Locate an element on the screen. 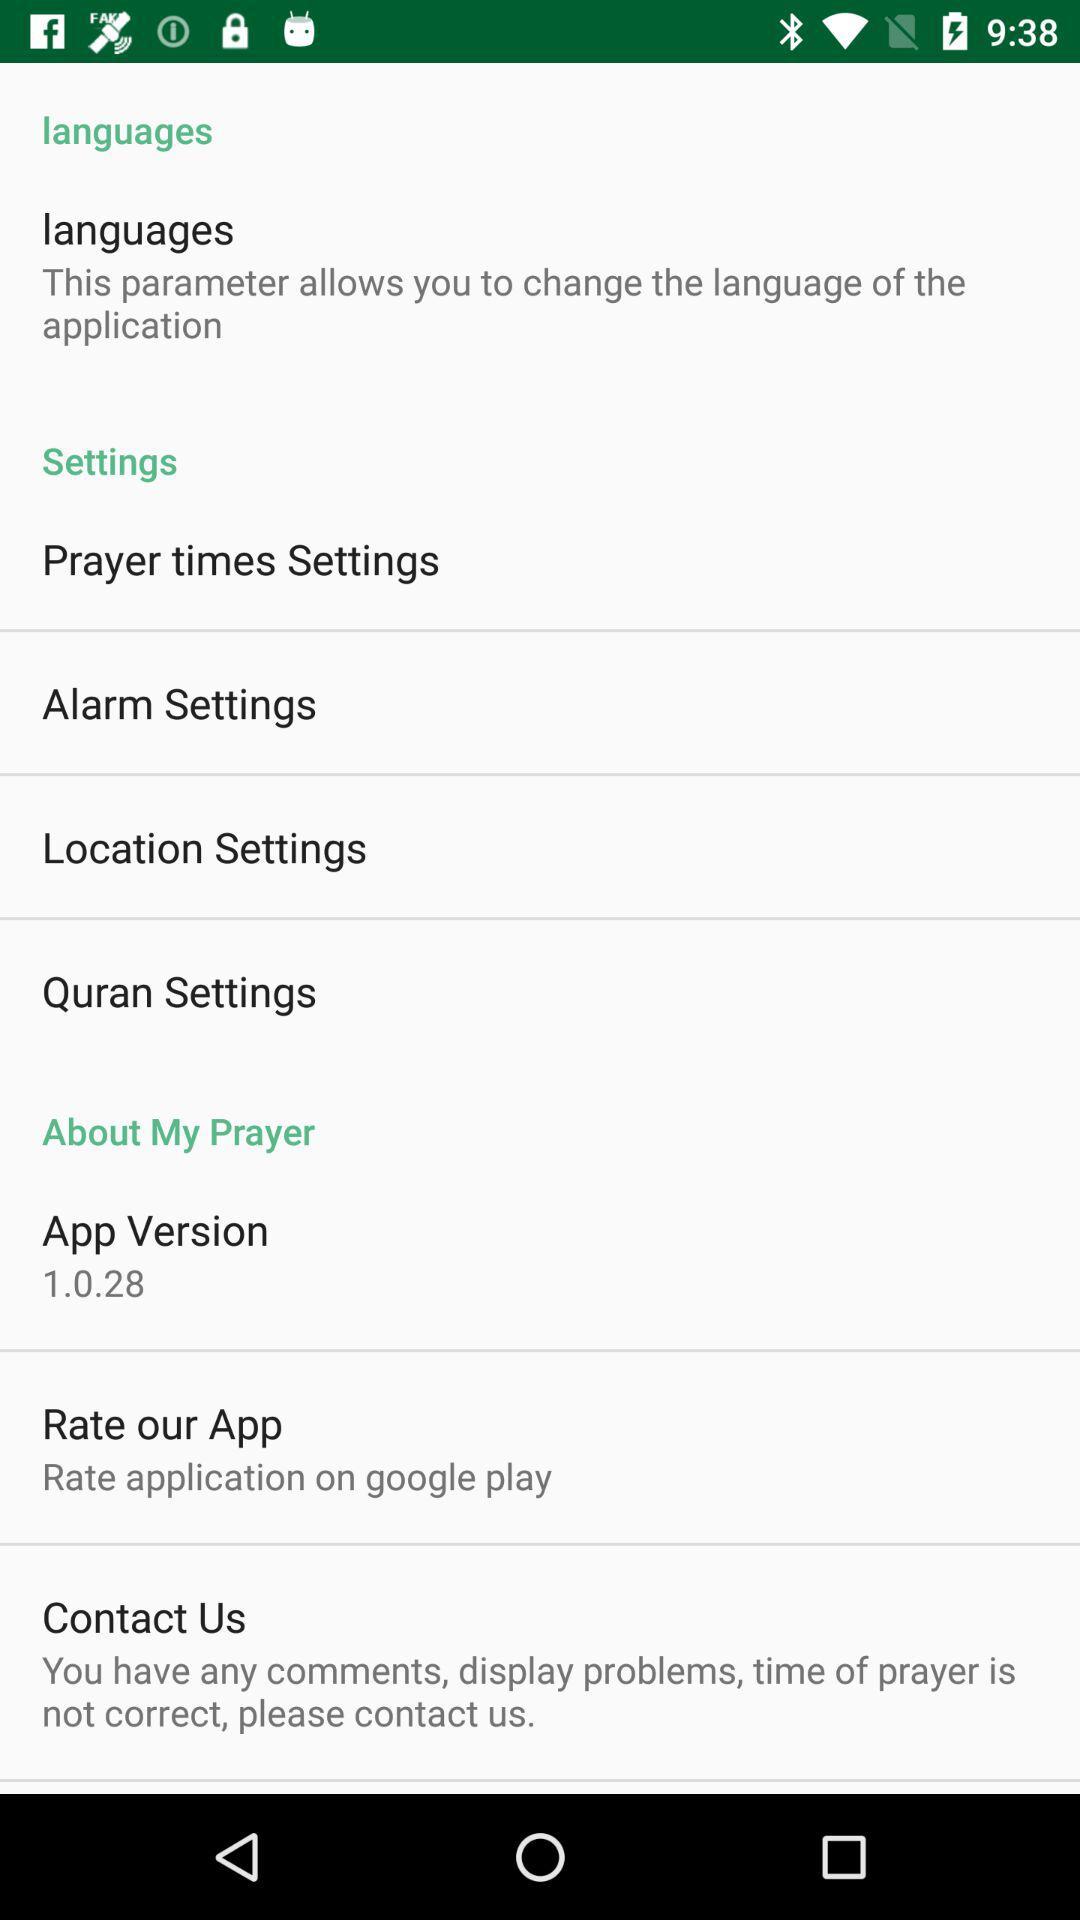 The width and height of the screenshot is (1080, 1920). the item below 1.0.28 icon is located at coordinates (161, 1421).